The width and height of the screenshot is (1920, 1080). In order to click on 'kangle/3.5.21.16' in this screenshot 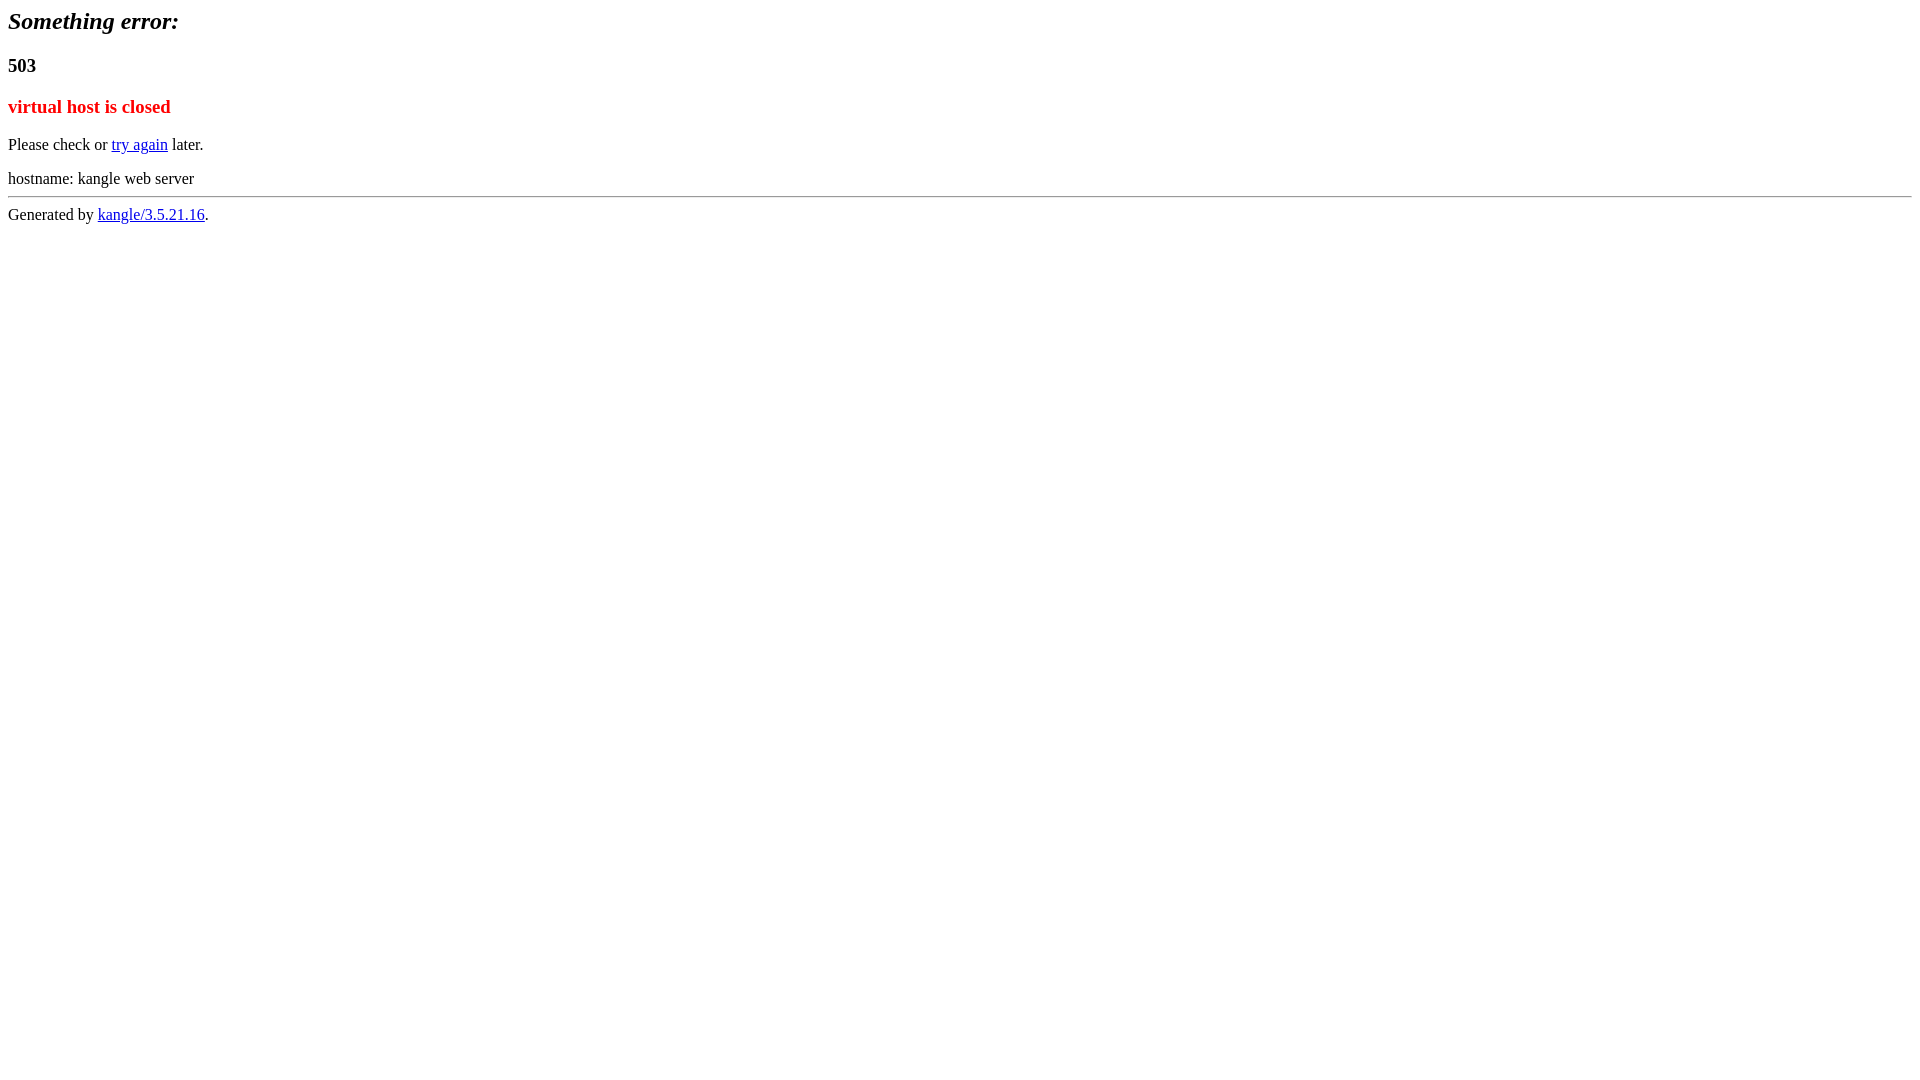, I will do `click(150, 214)`.